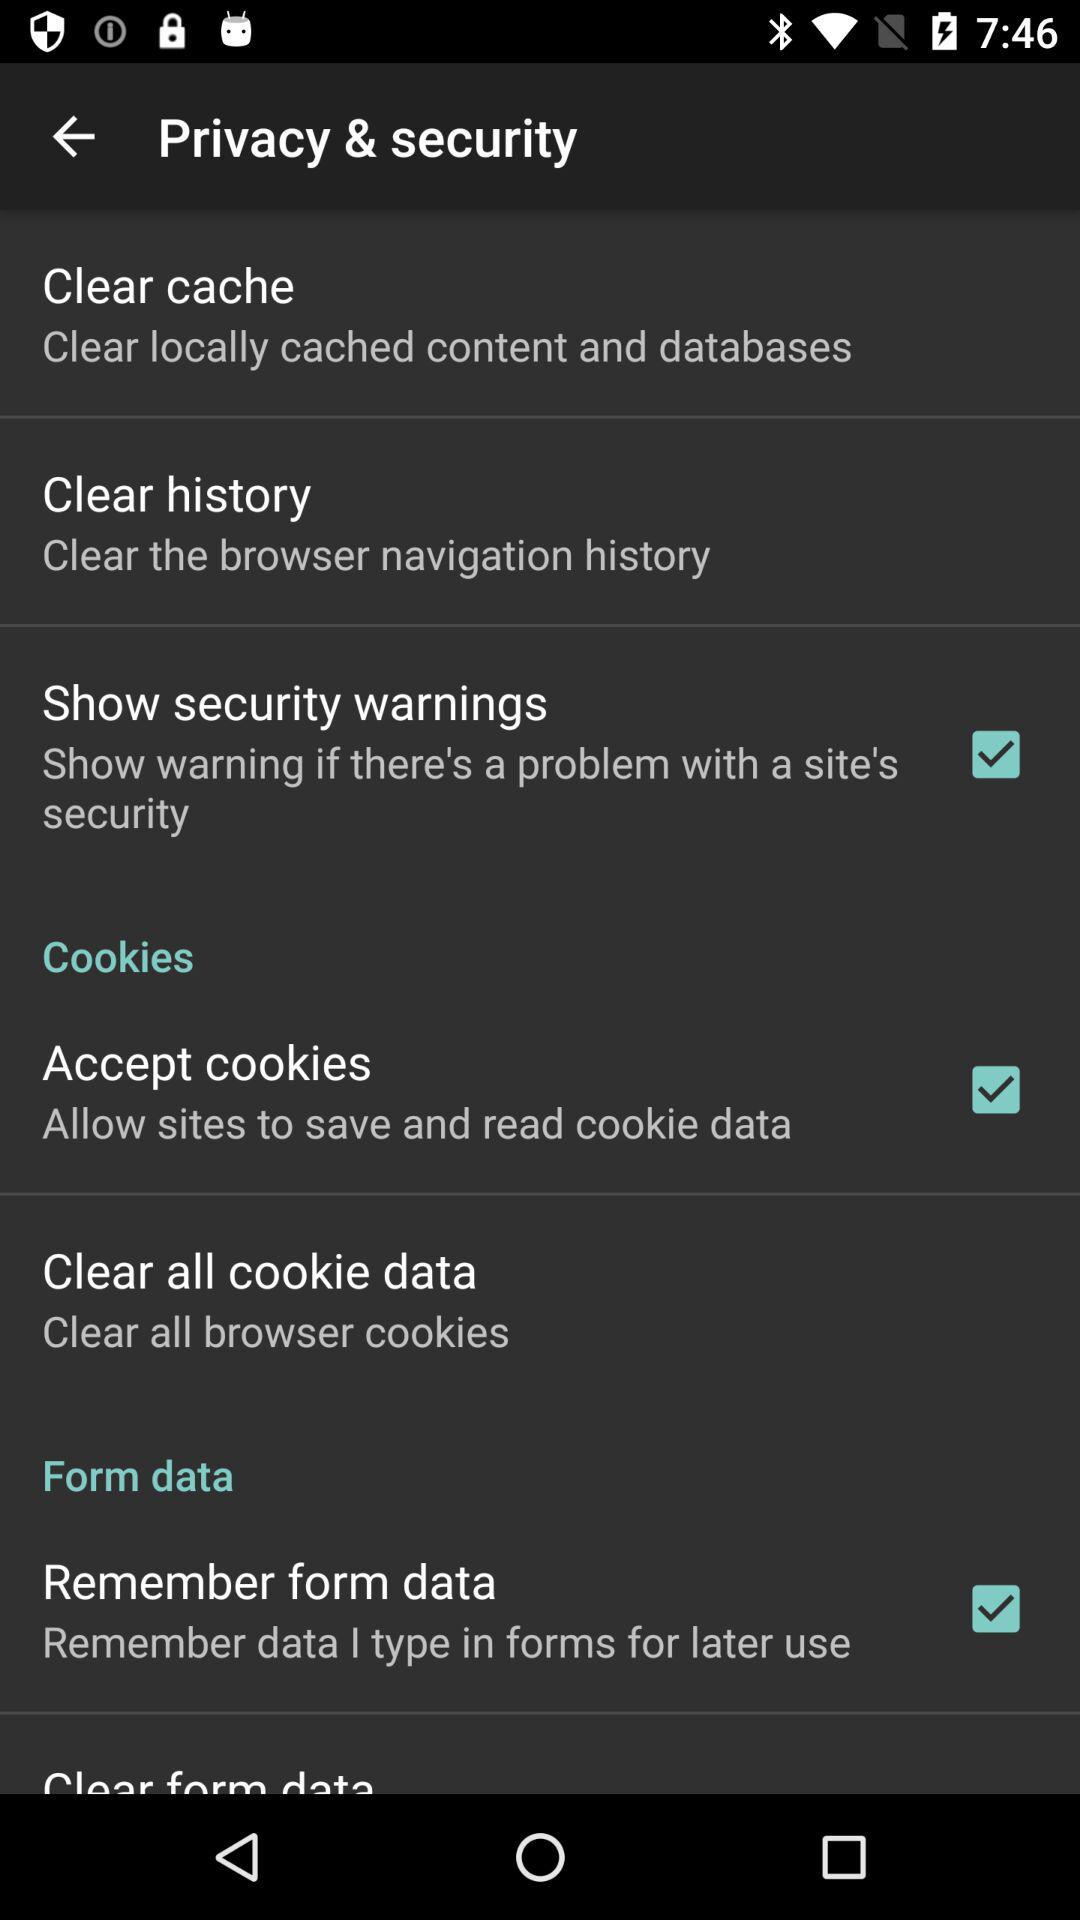 The width and height of the screenshot is (1080, 1920). Describe the element at coordinates (207, 1060) in the screenshot. I see `accept cookies` at that location.